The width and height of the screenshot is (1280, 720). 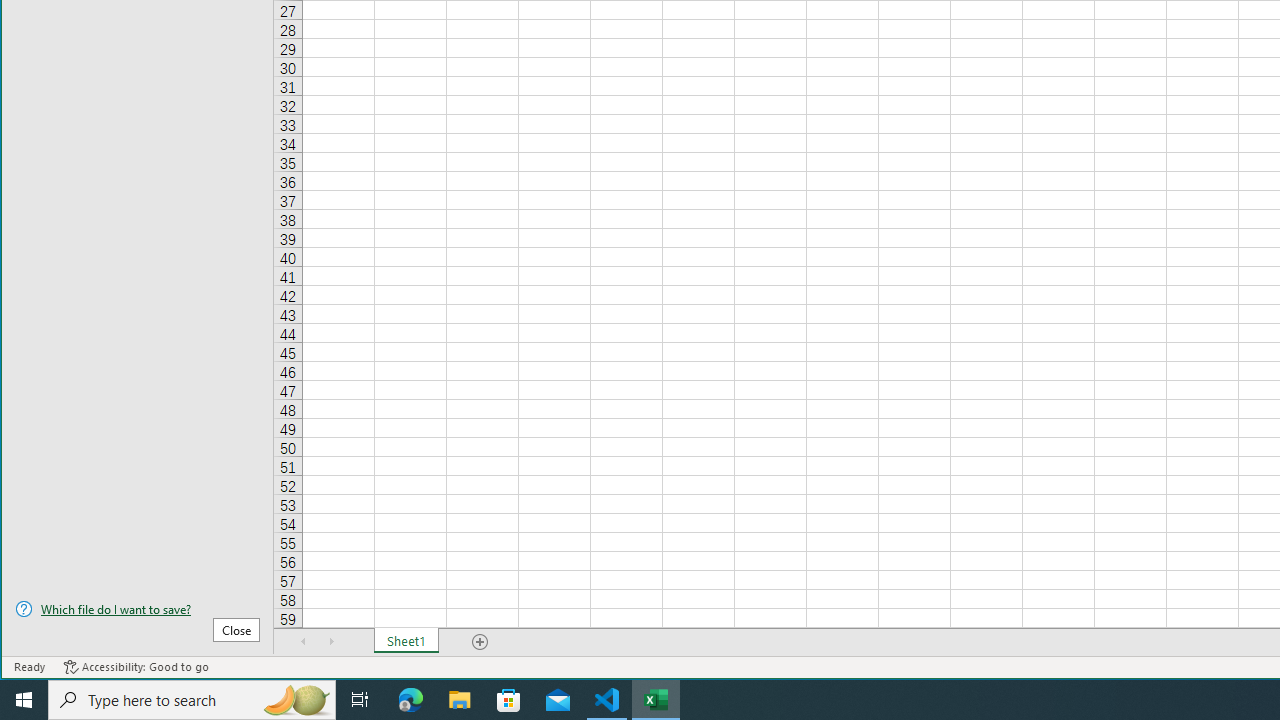 What do you see at coordinates (410, 698) in the screenshot?
I see `'Microsoft Edge'` at bounding box center [410, 698].